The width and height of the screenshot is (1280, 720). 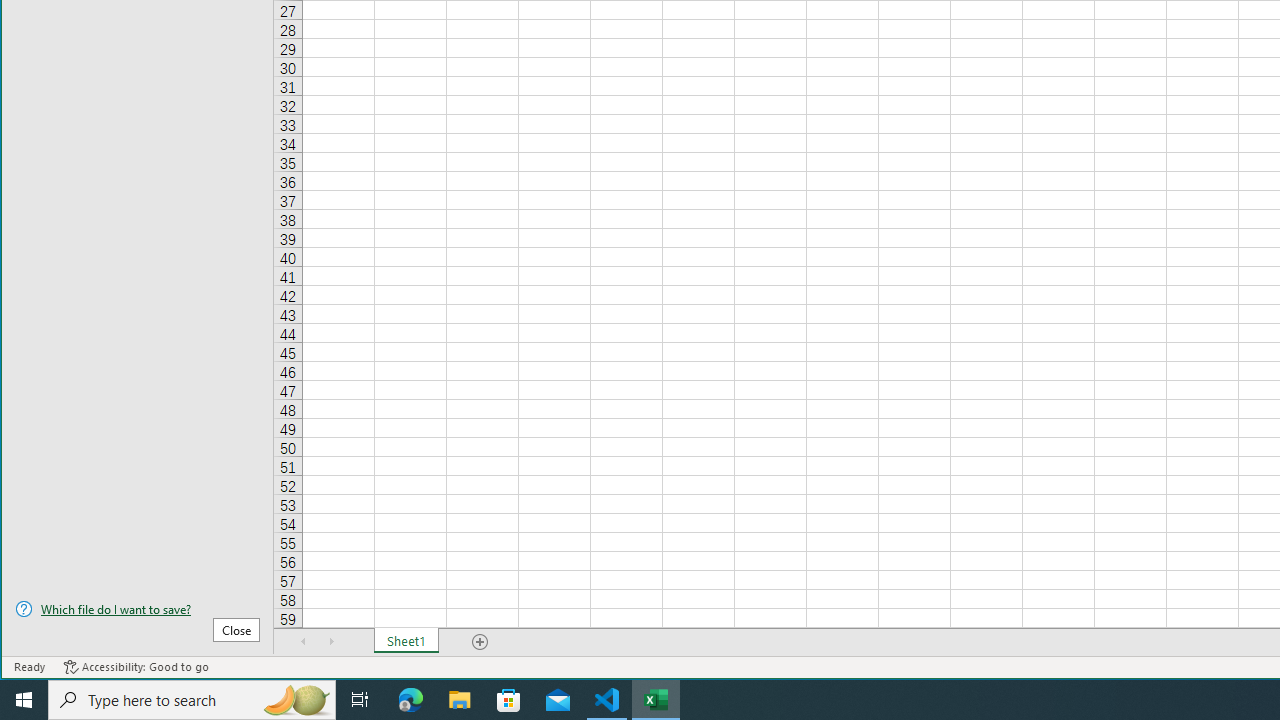 What do you see at coordinates (410, 698) in the screenshot?
I see `'Microsoft Edge'` at bounding box center [410, 698].